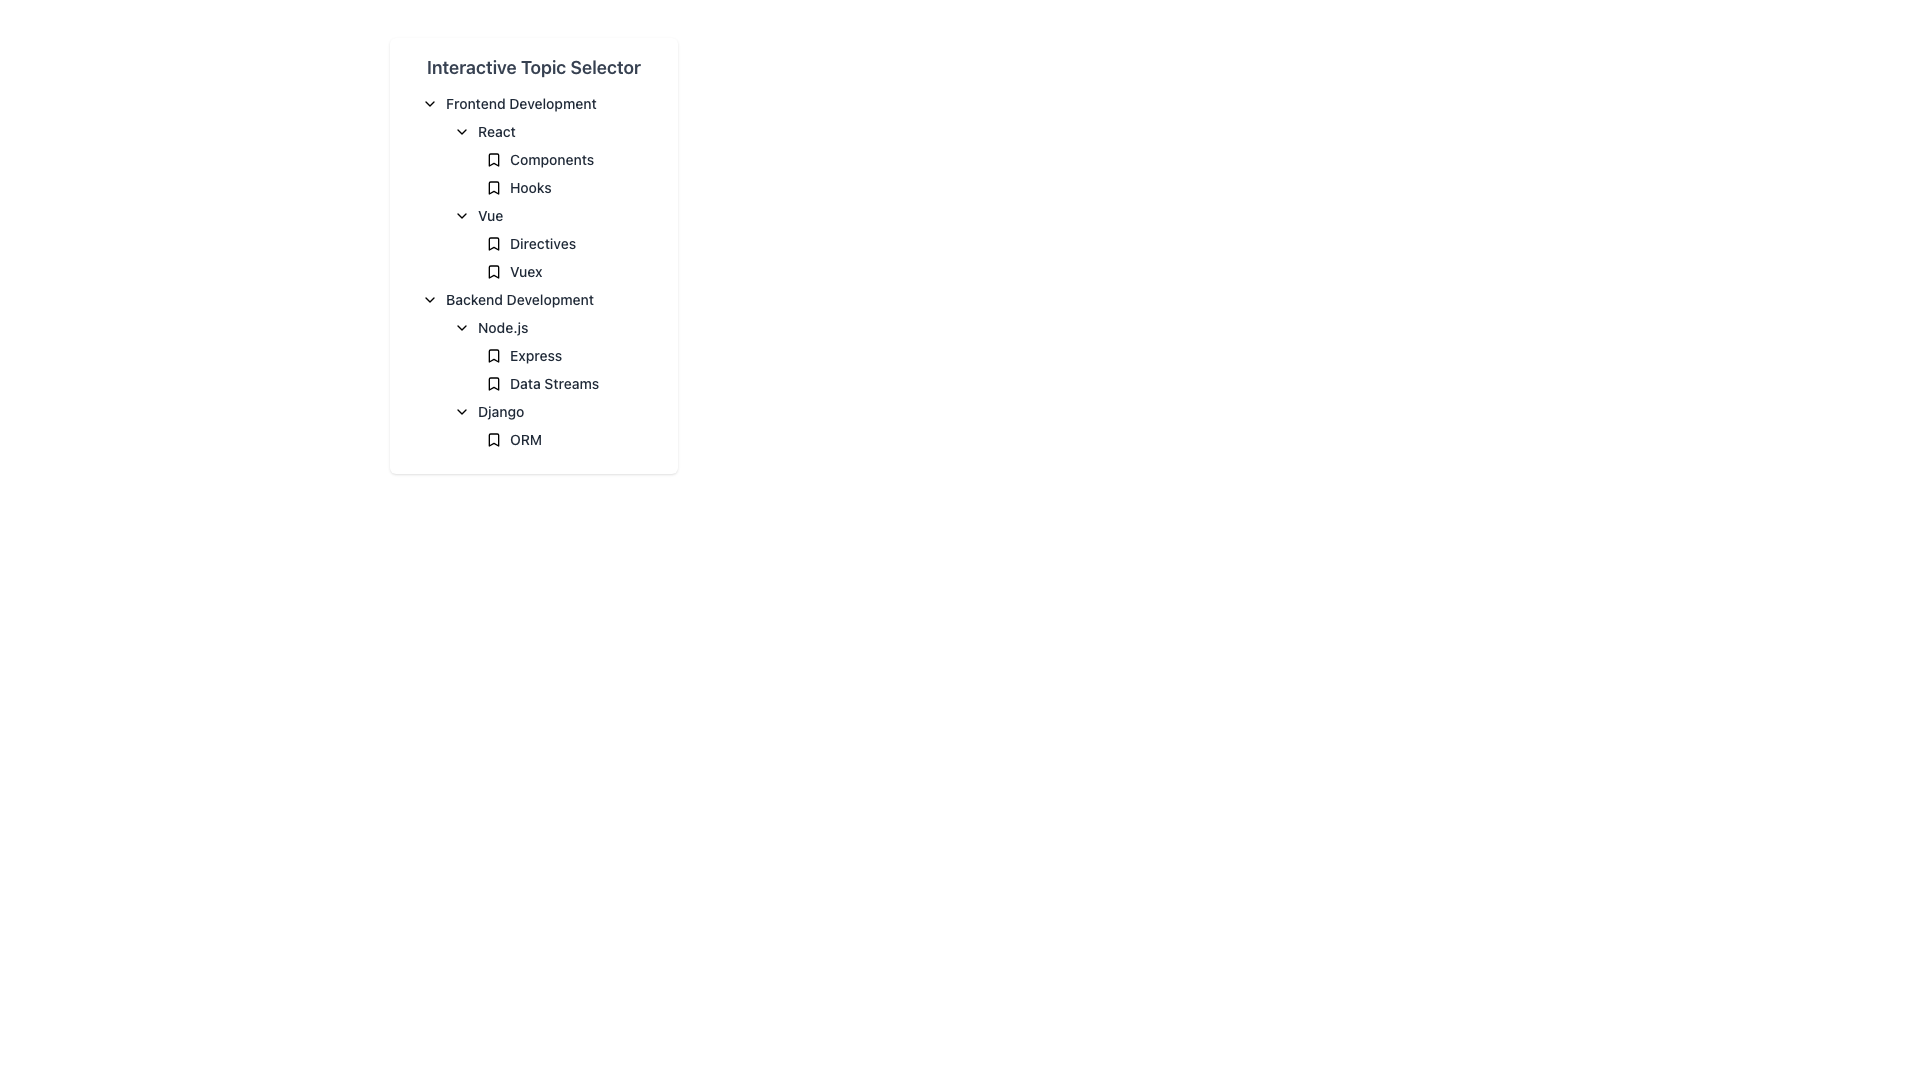 The height and width of the screenshot is (1080, 1920). Describe the element at coordinates (494, 272) in the screenshot. I see `the bookmark icon for the 'Vuex' topic` at that location.